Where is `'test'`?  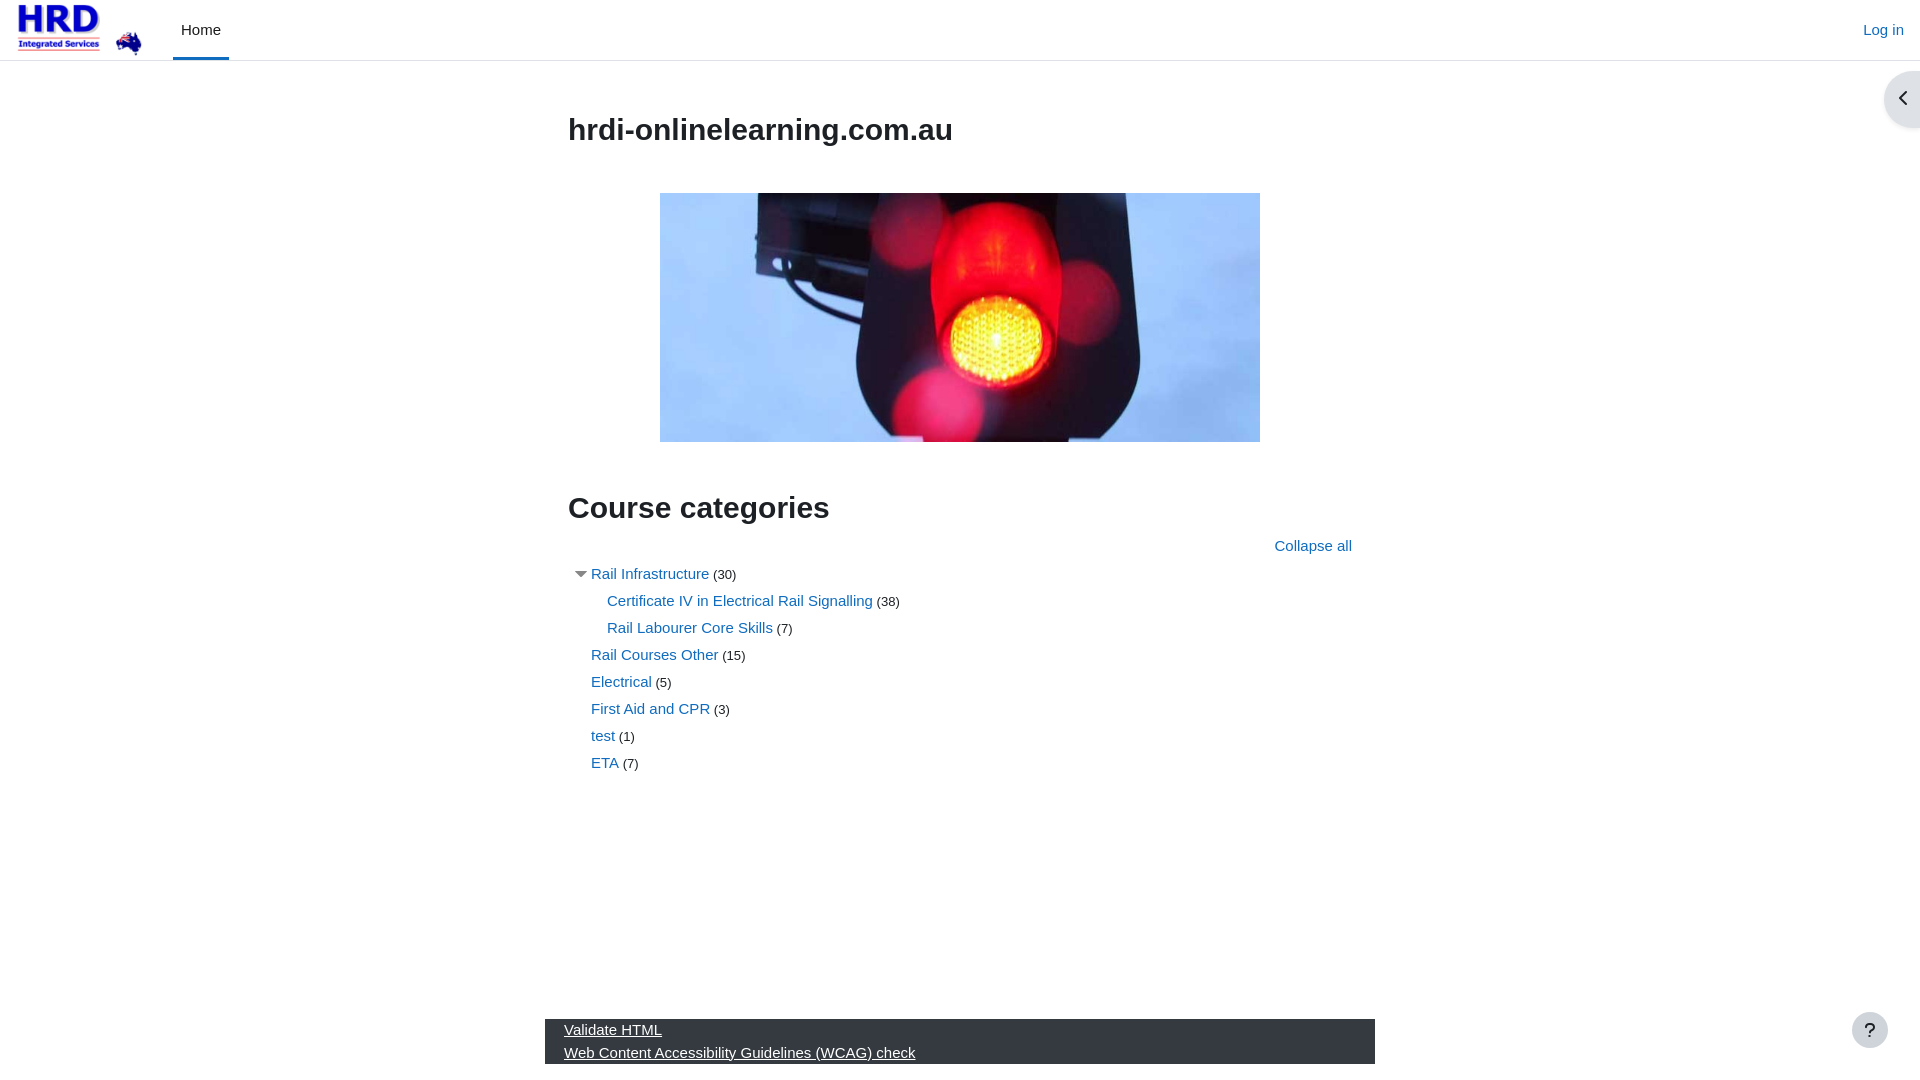
'test' is located at coordinates (589, 734).